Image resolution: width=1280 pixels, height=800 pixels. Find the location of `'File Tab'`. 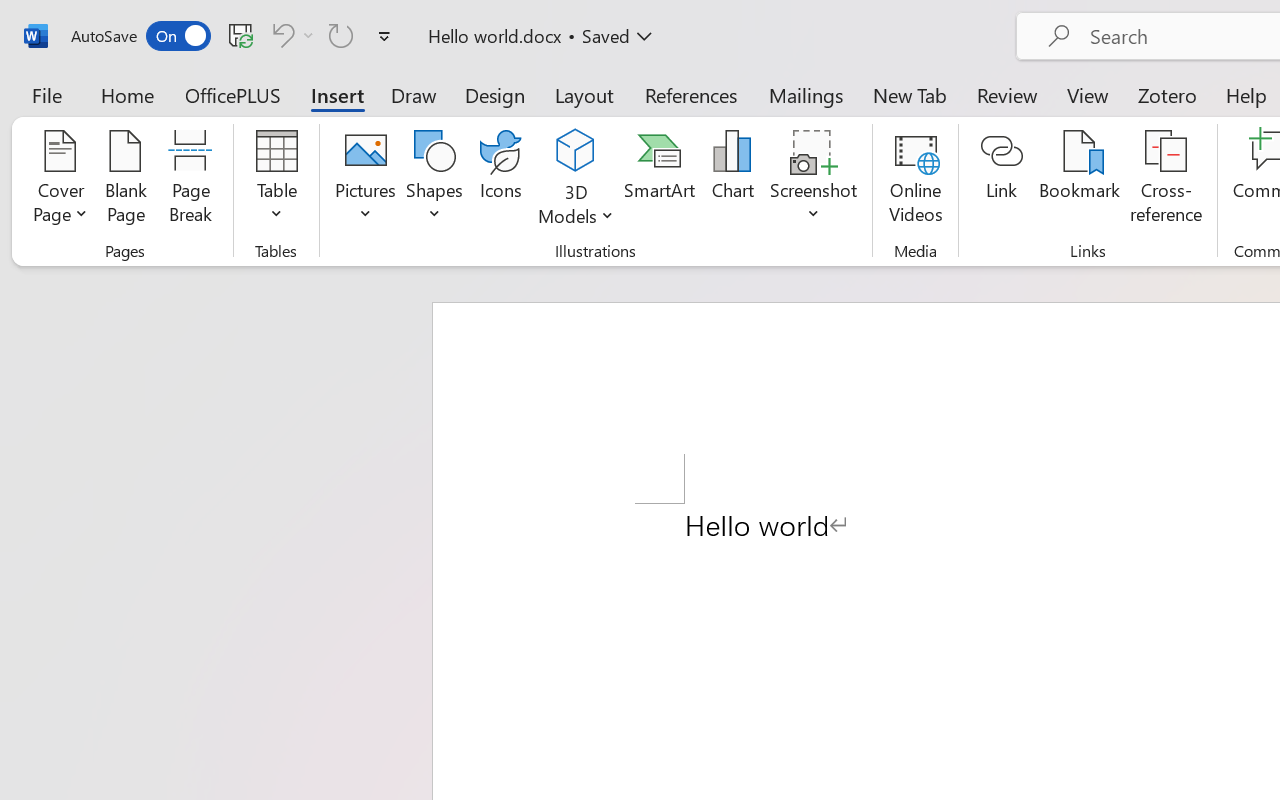

'File Tab' is located at coordinates (46, 94).